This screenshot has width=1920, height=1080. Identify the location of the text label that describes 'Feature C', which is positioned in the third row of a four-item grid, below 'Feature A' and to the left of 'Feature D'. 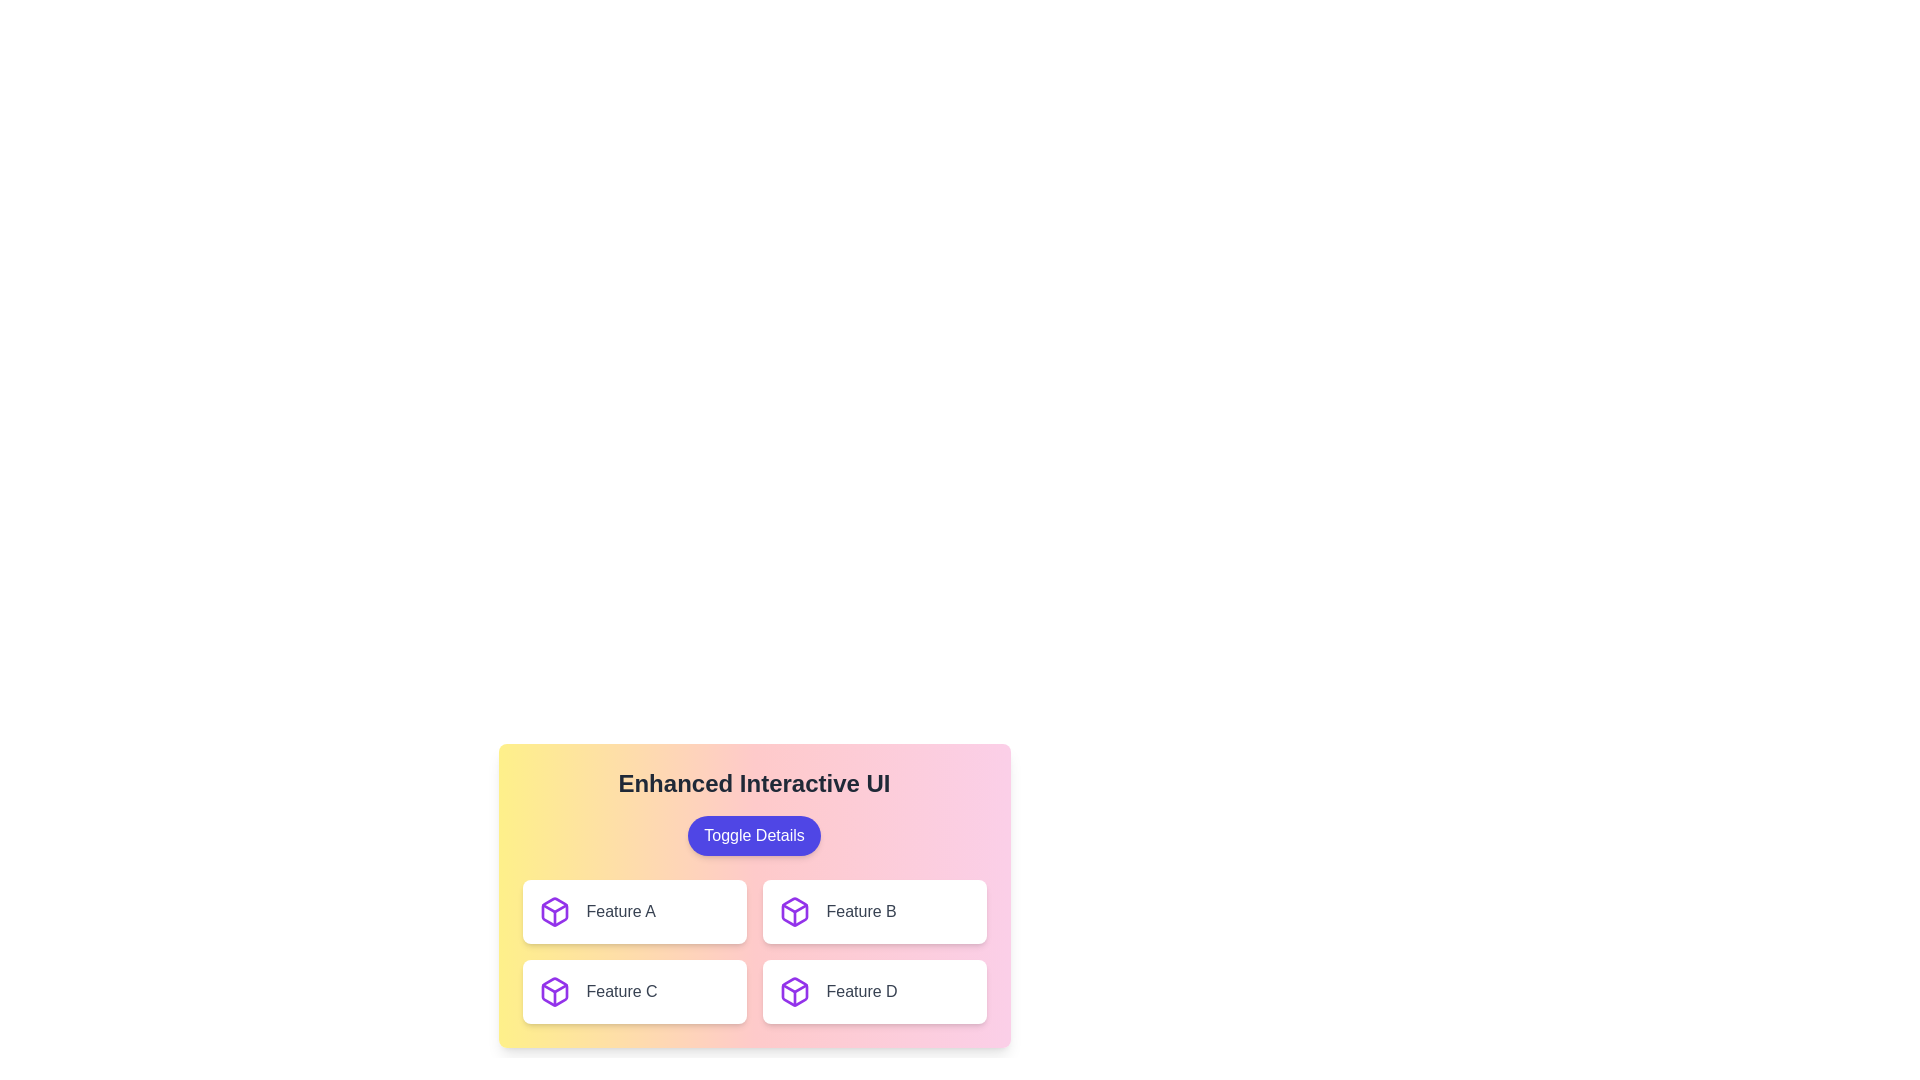
(621, 991).